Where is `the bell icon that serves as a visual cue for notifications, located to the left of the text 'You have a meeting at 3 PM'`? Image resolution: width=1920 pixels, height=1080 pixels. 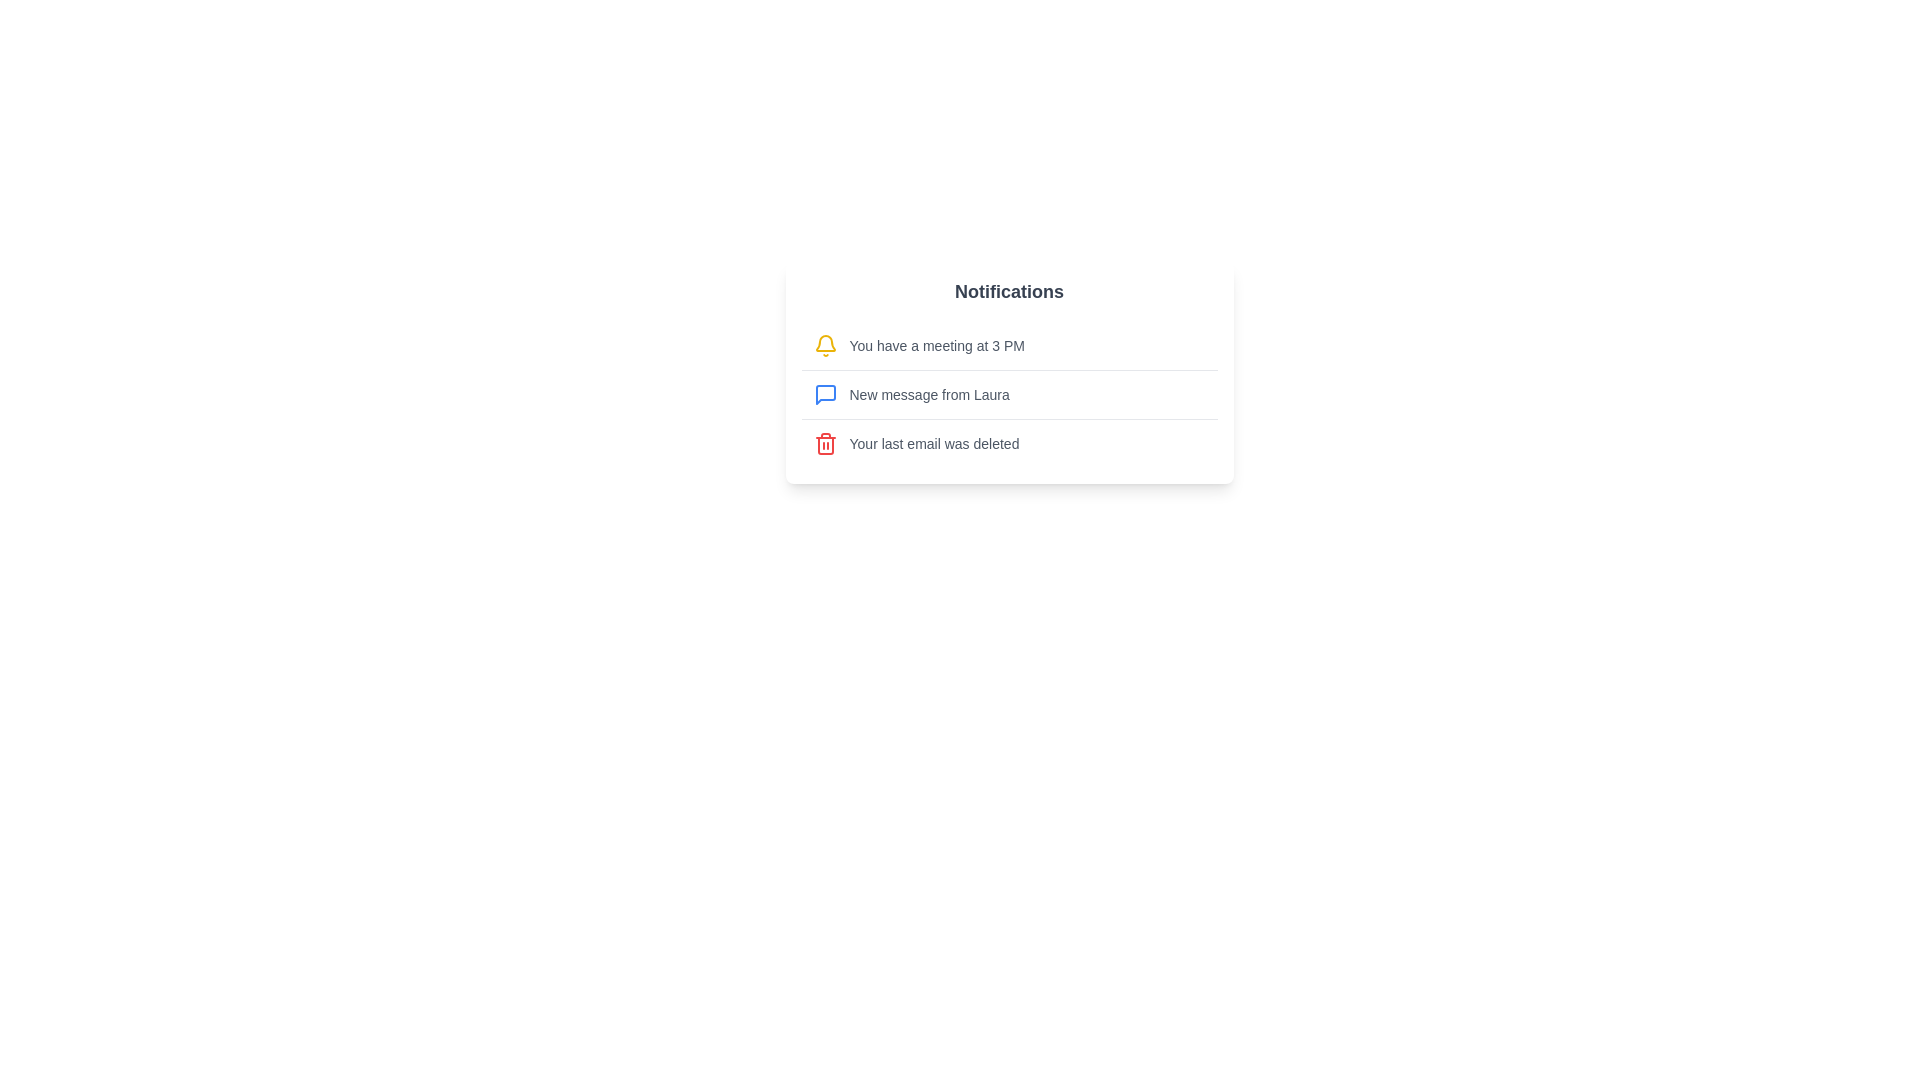 the bell icon that serves as a visual cue for notifications, located to the left of the text 'You have a meeting at 3 PM' is located at coordinates (825, 345).